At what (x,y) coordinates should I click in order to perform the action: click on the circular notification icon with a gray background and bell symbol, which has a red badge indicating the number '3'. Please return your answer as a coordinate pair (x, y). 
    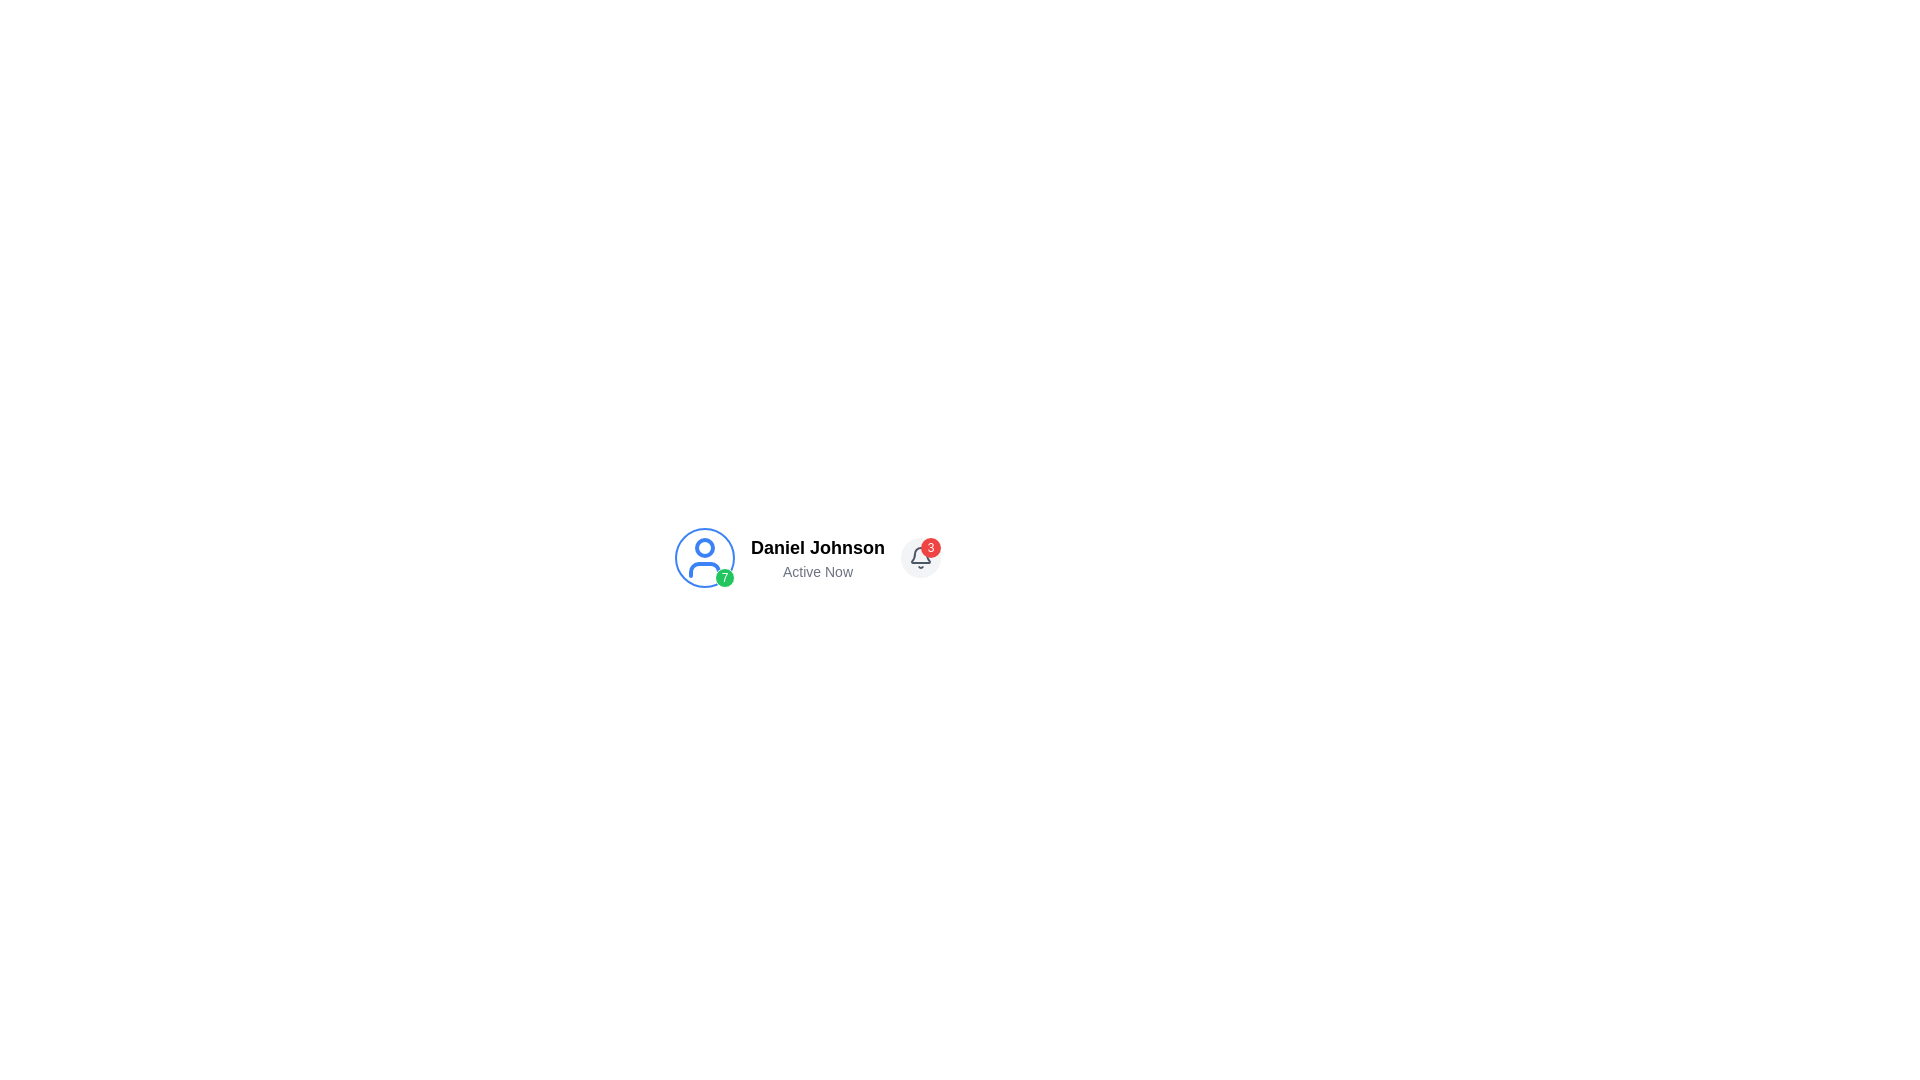
    Looking at the image, I should click on (920, 558).